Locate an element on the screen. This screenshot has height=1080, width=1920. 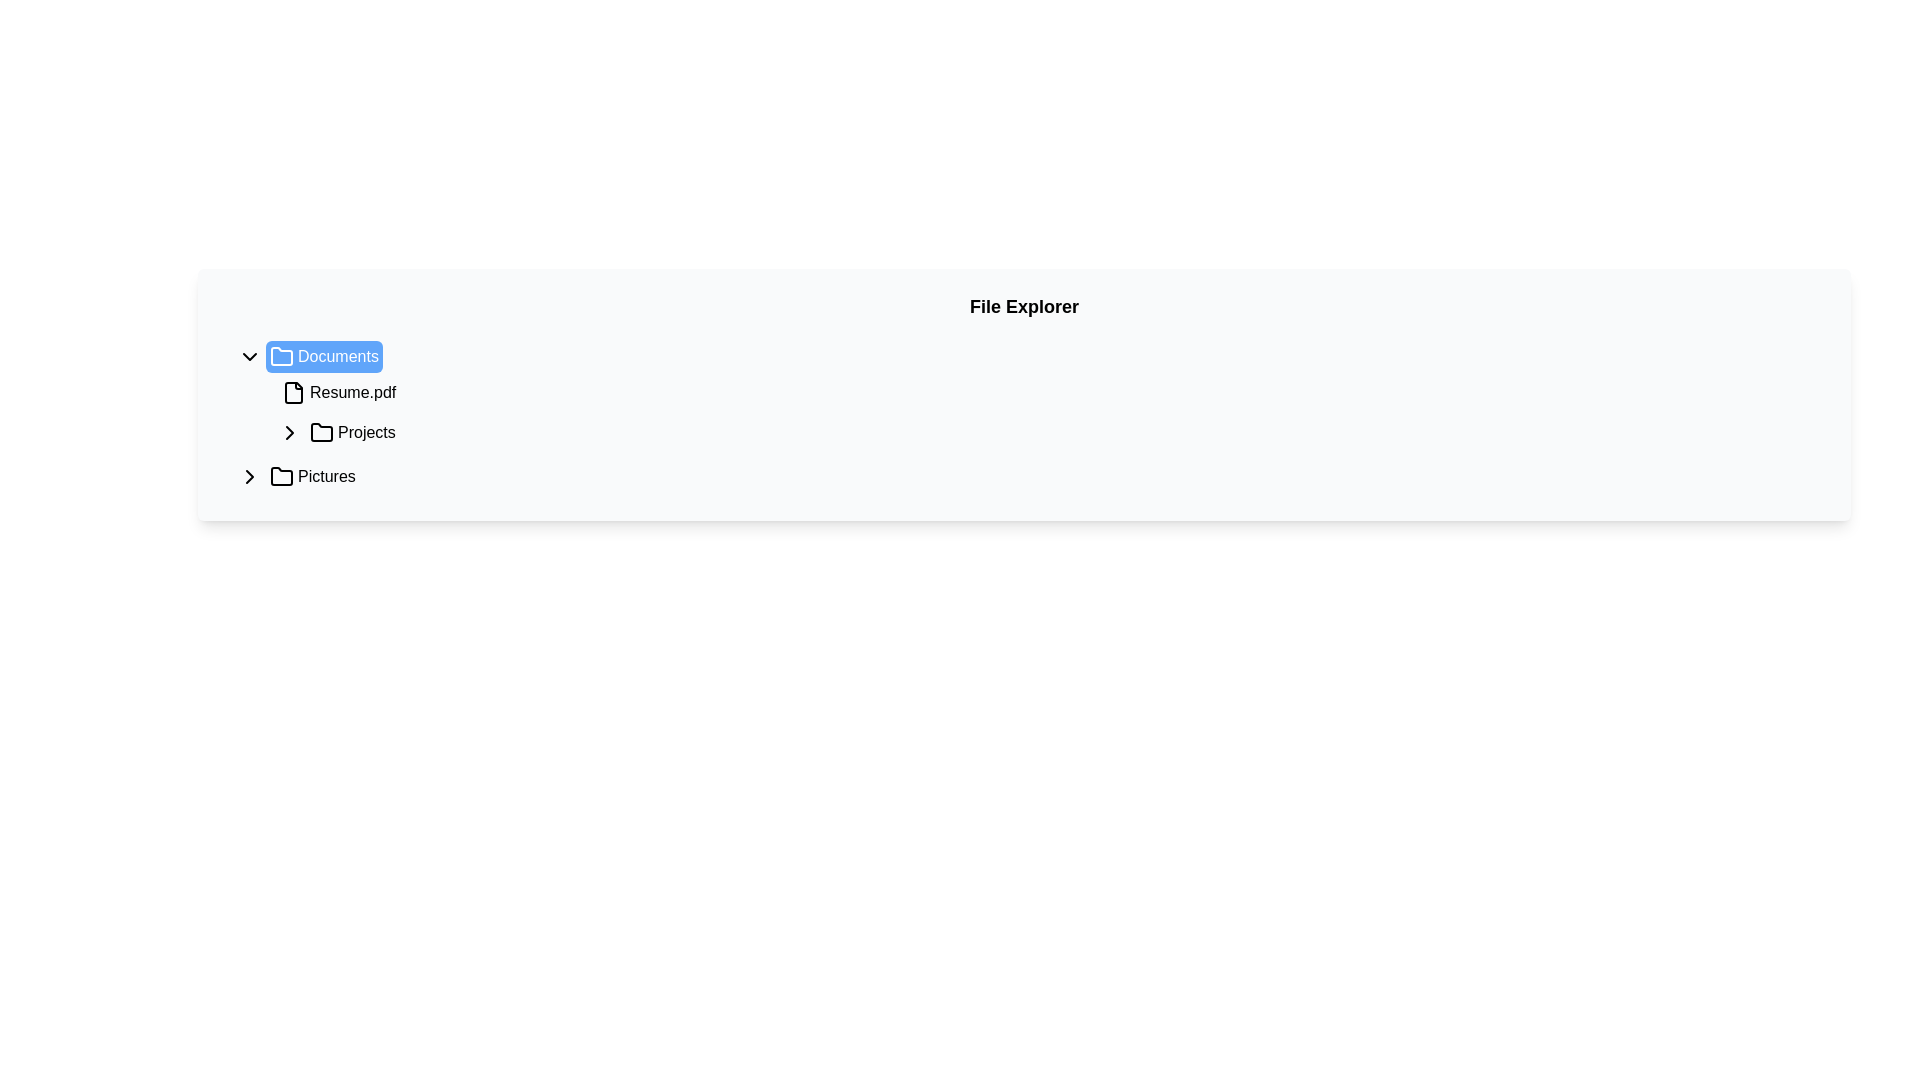
the document icon, which represents the file 'Resume.pdf' is located at coordinates (292, 393).